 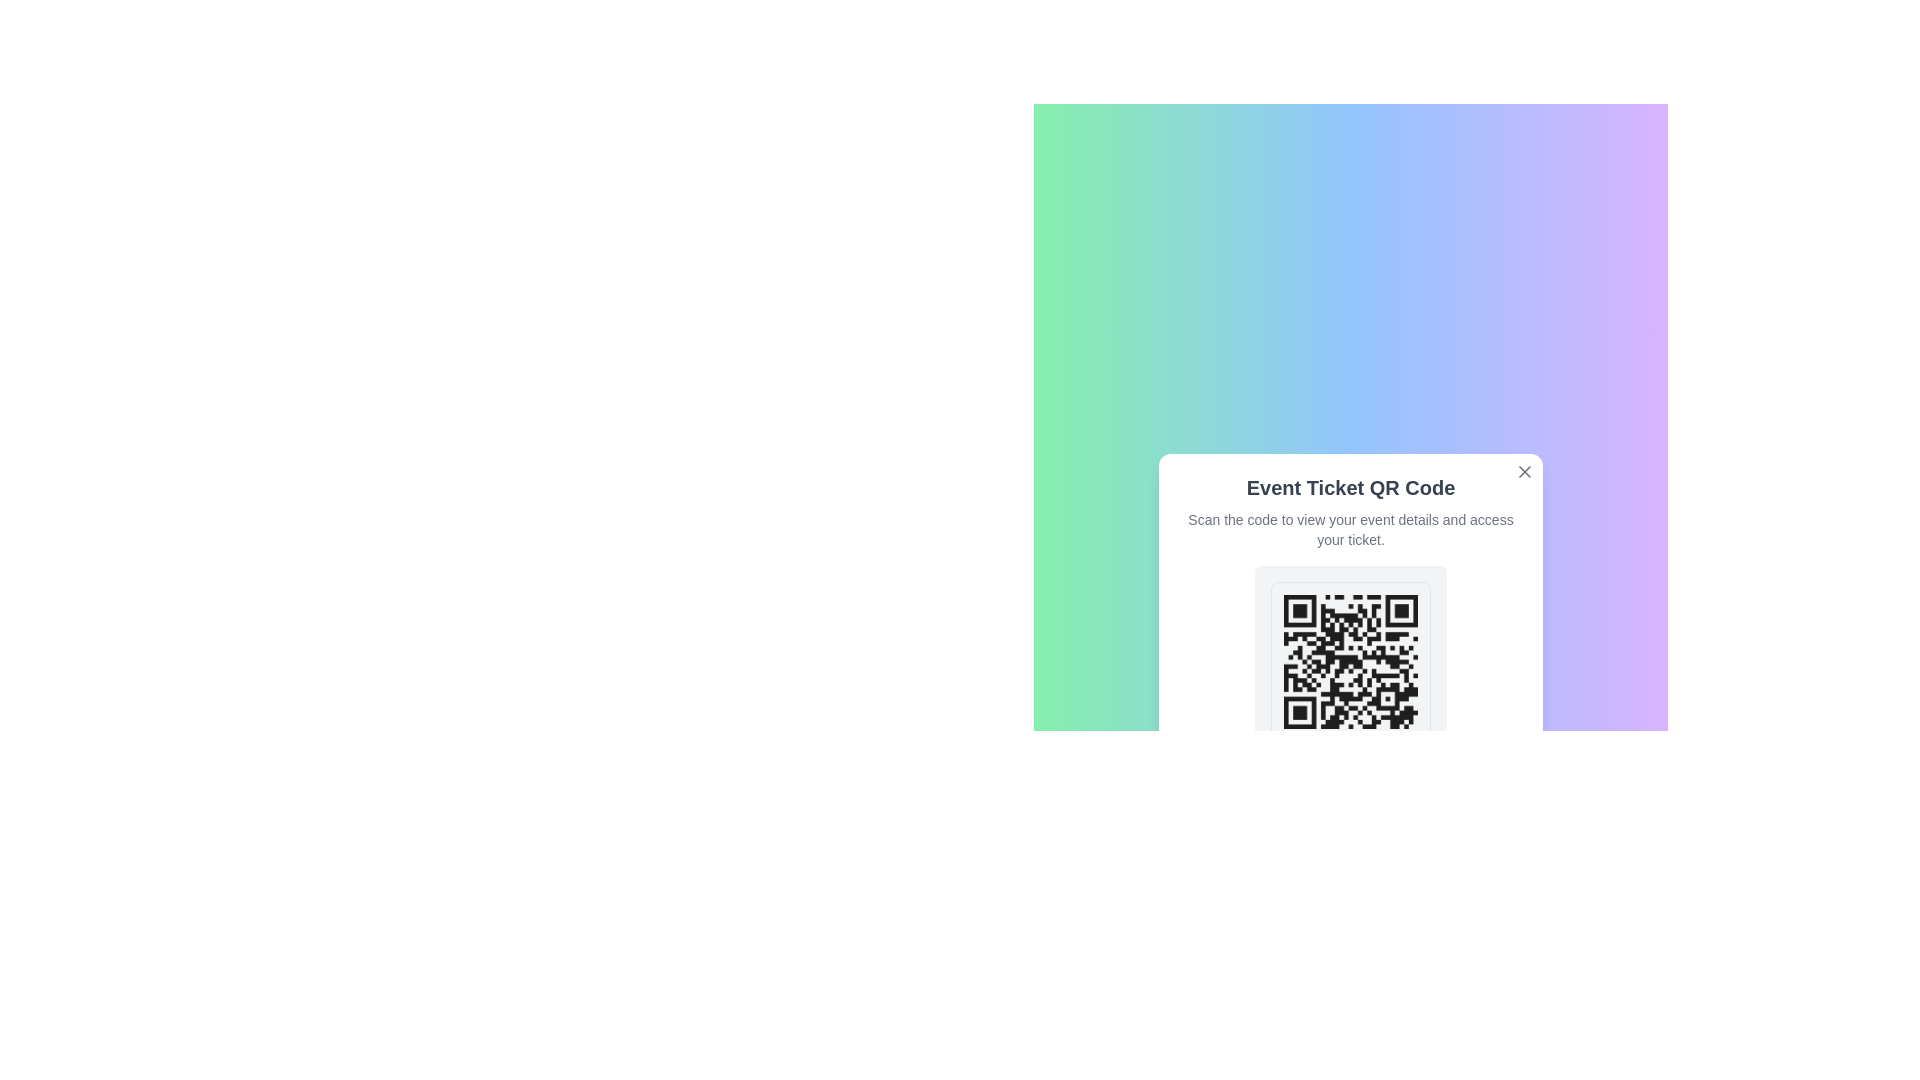 I want to click on the Close button located in the top-right corner of the 'Event Ticket QR Code' dialog window to possibly see a tooltip, so click(x=1524, y=471).